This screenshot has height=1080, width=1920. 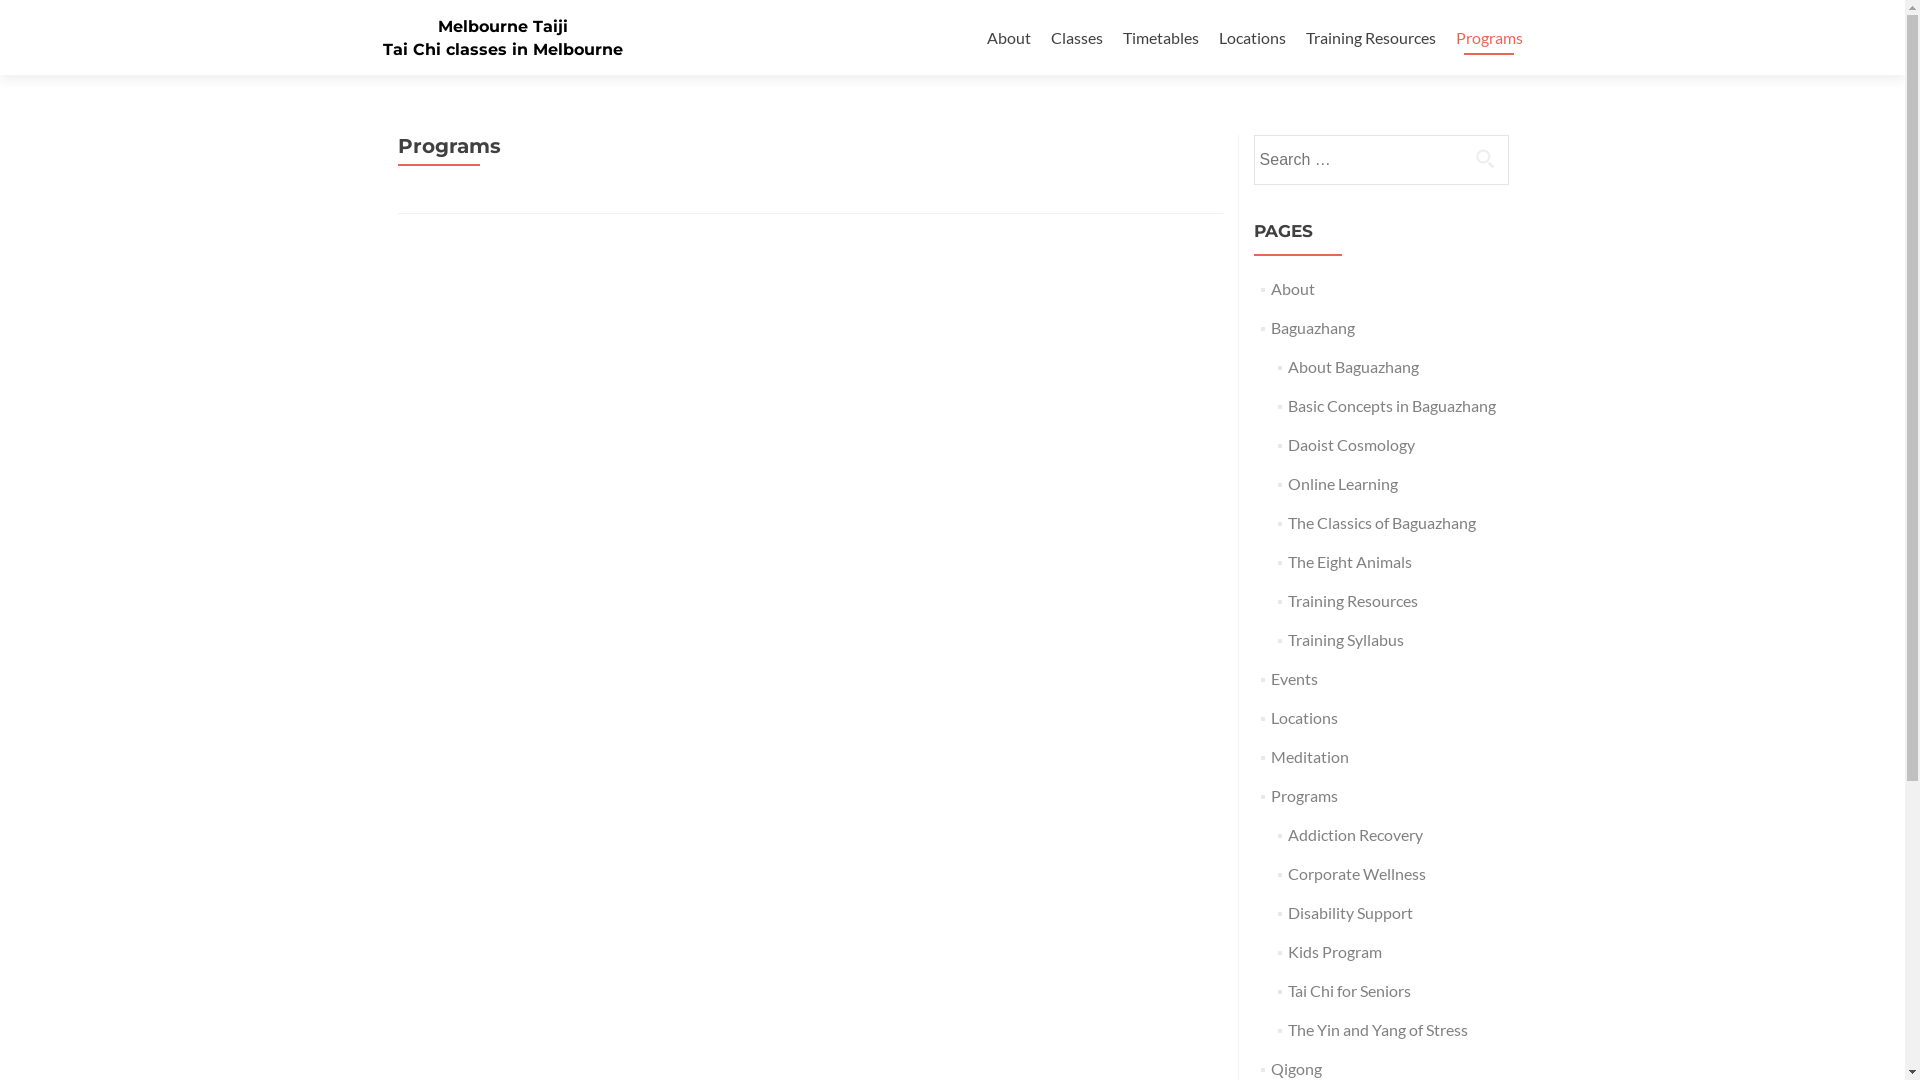 I want to click on 'About Baguazhang', so click(x=1353, y=366).